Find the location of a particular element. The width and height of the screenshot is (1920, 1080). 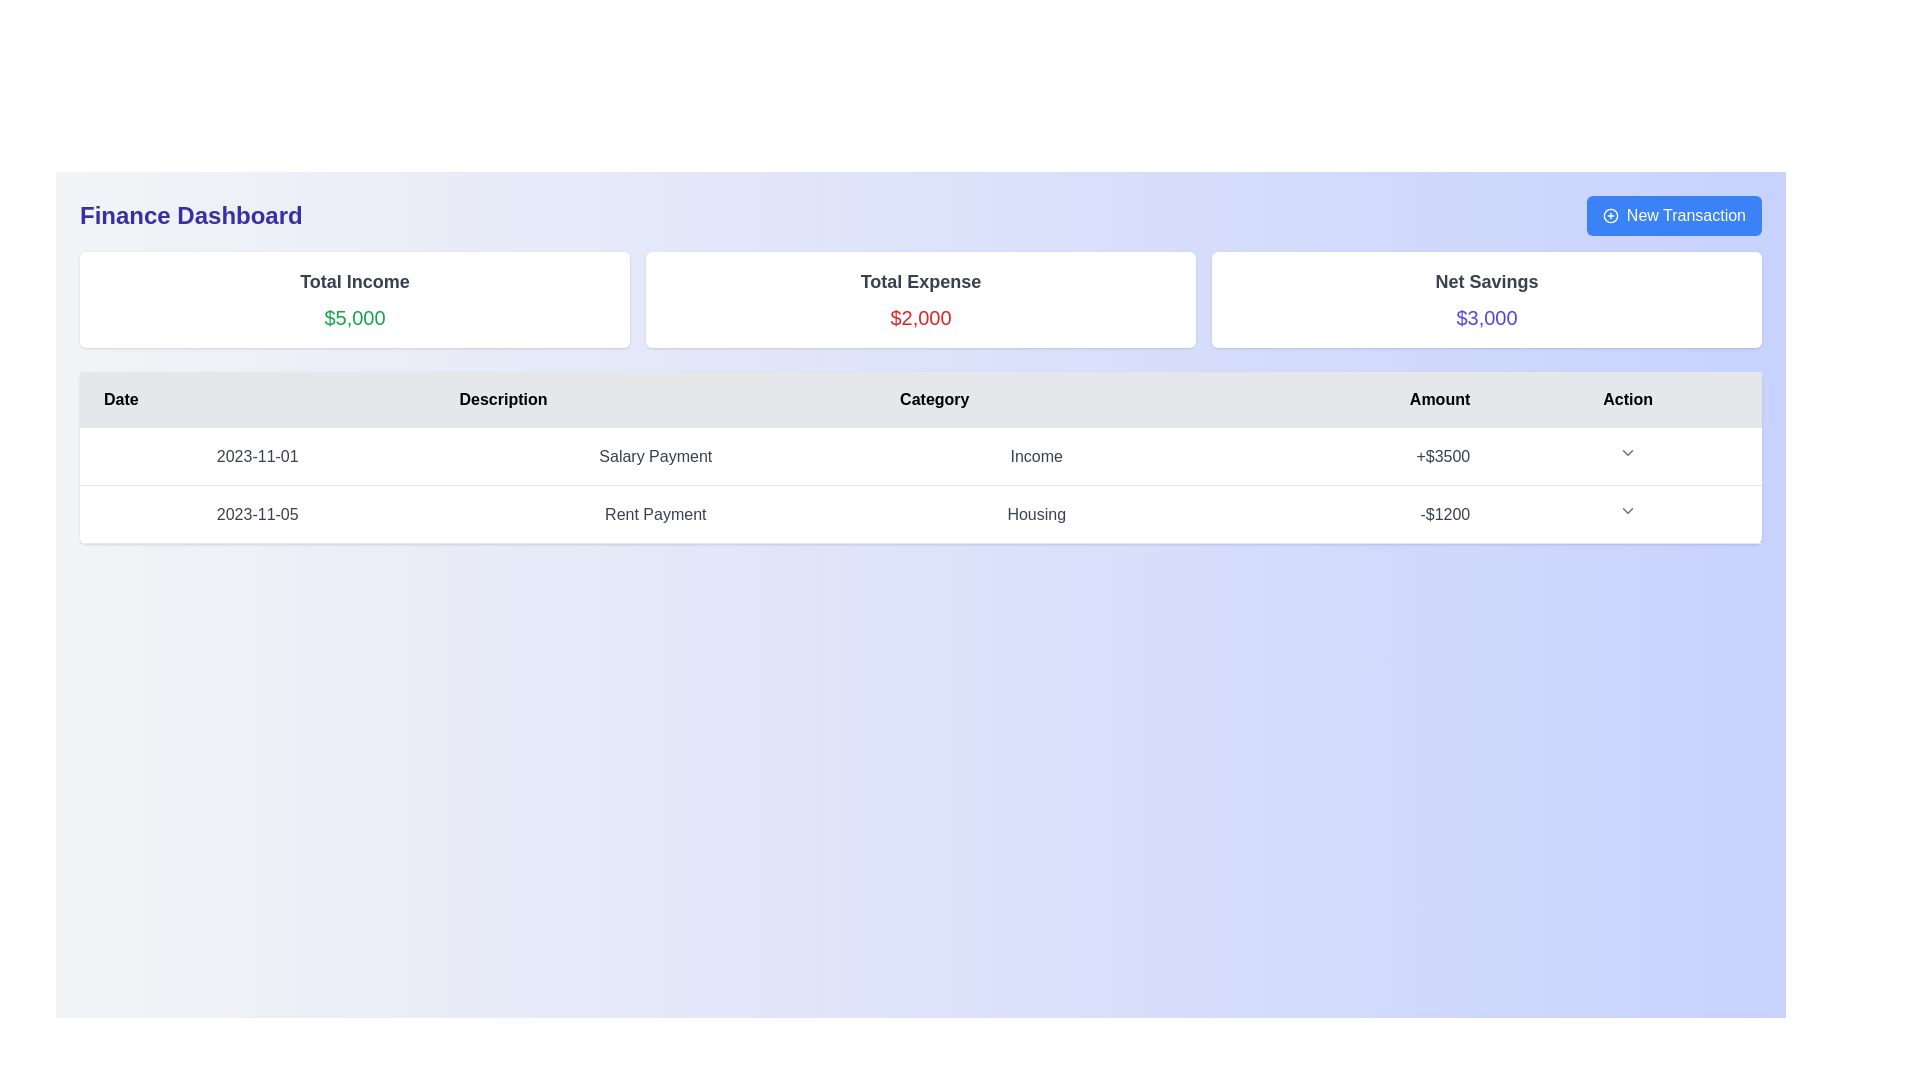

the second row in the transaction details table, which contains the date '2023-11-05', description 'Rent Payment', category 'Housing', and amount '-$1200' is located at coordinates (920, 512).